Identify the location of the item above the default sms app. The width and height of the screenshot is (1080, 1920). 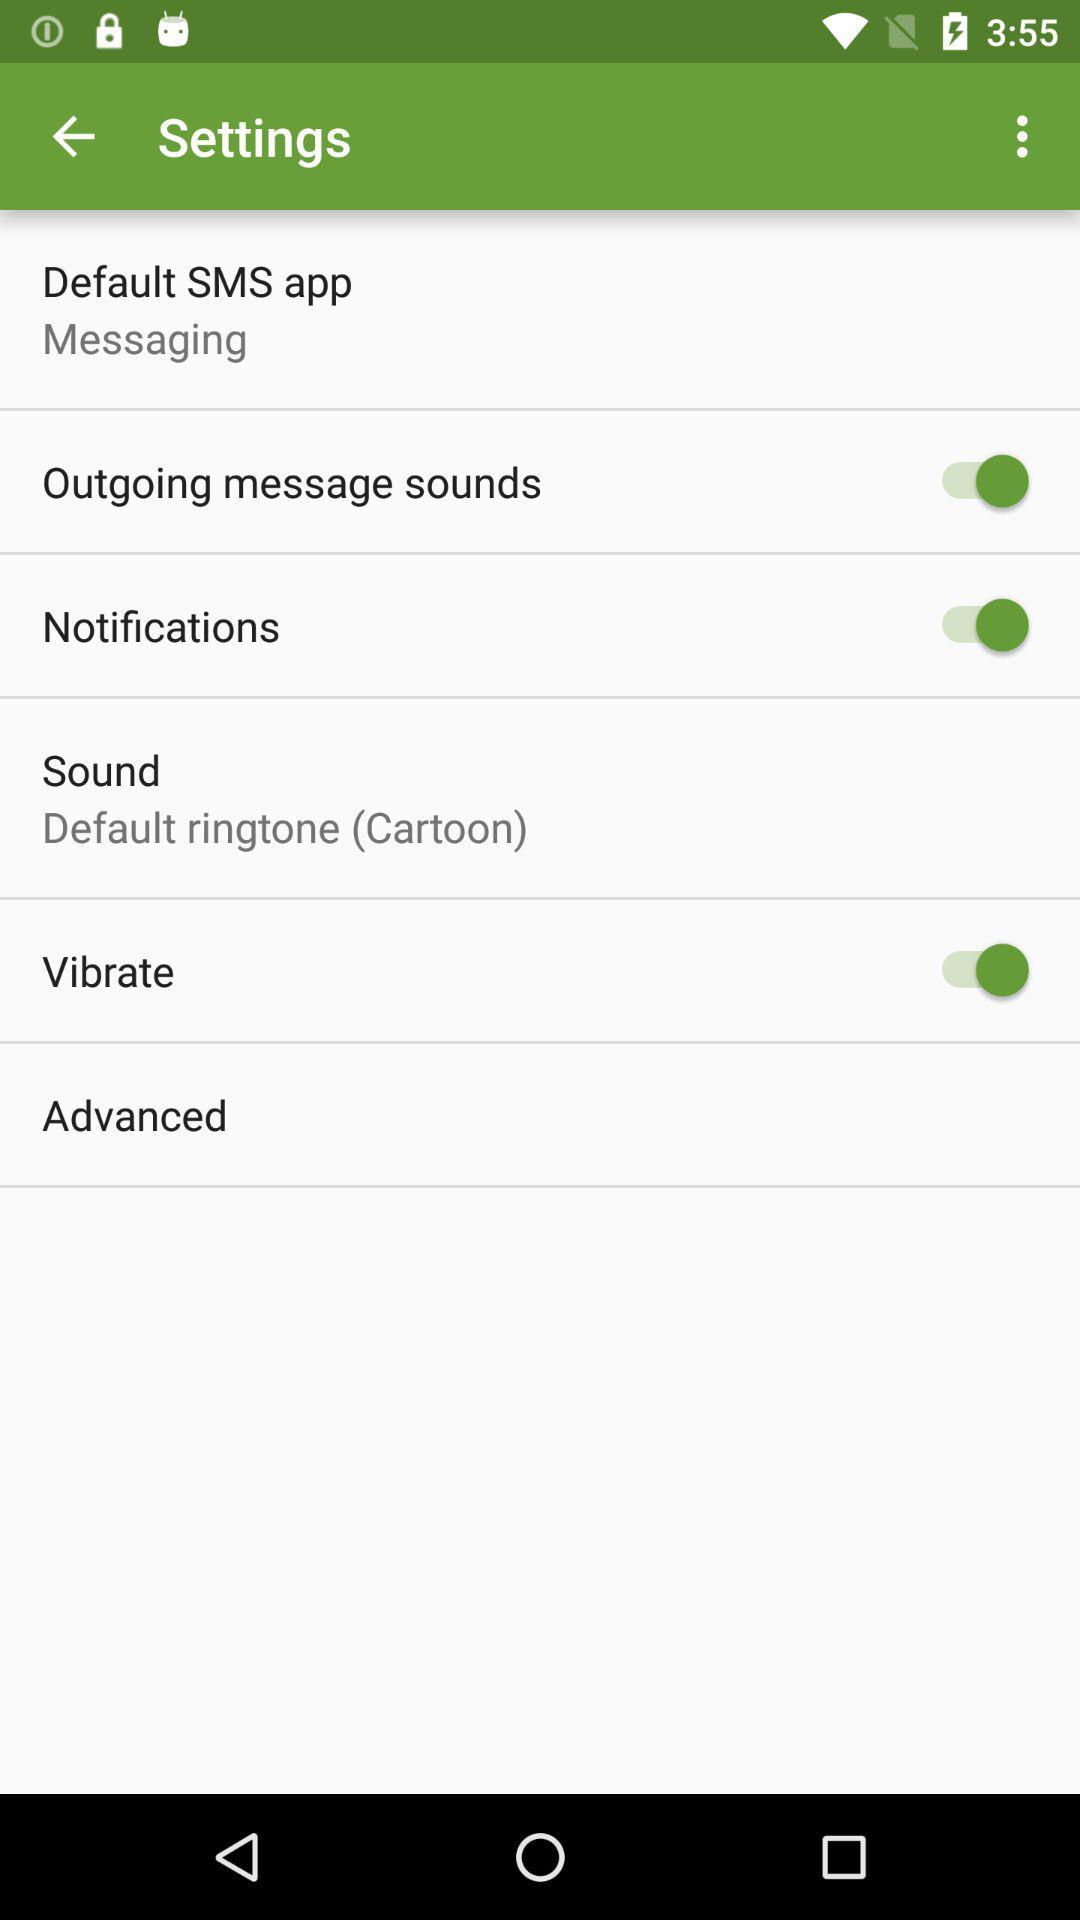
(72, 135).